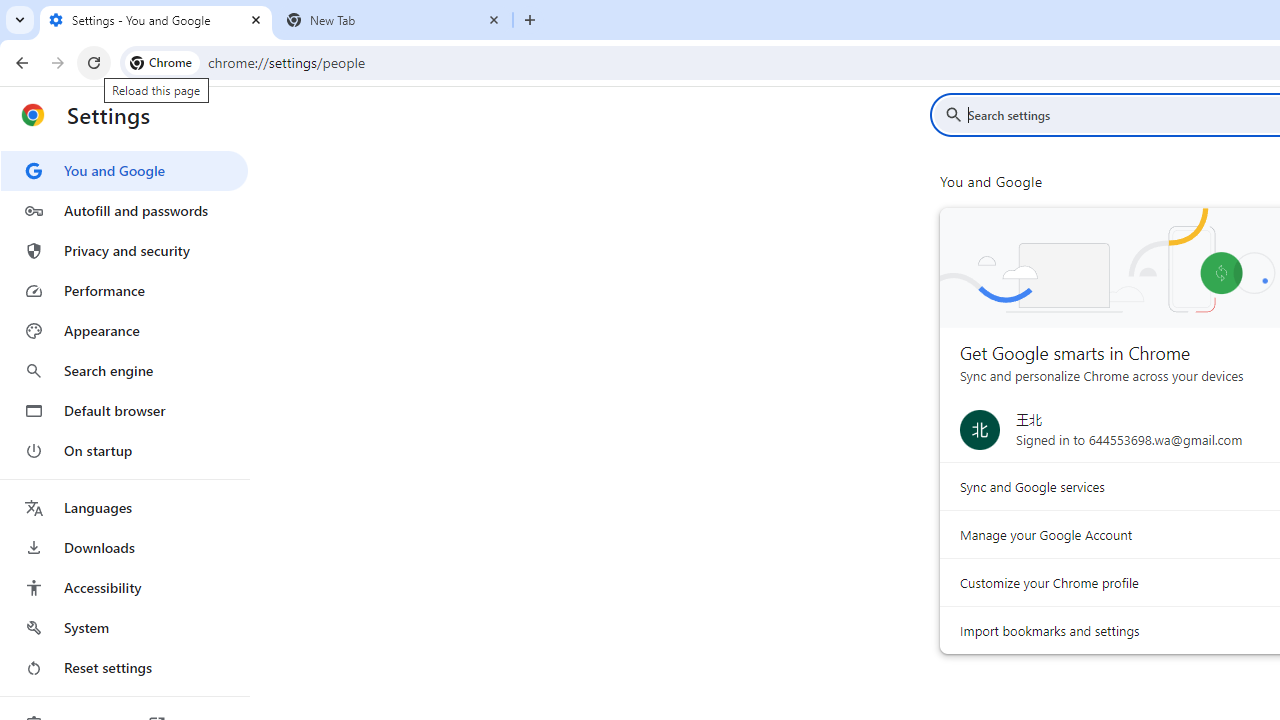  I want to click on 'Reset settings', so click(123, 668).